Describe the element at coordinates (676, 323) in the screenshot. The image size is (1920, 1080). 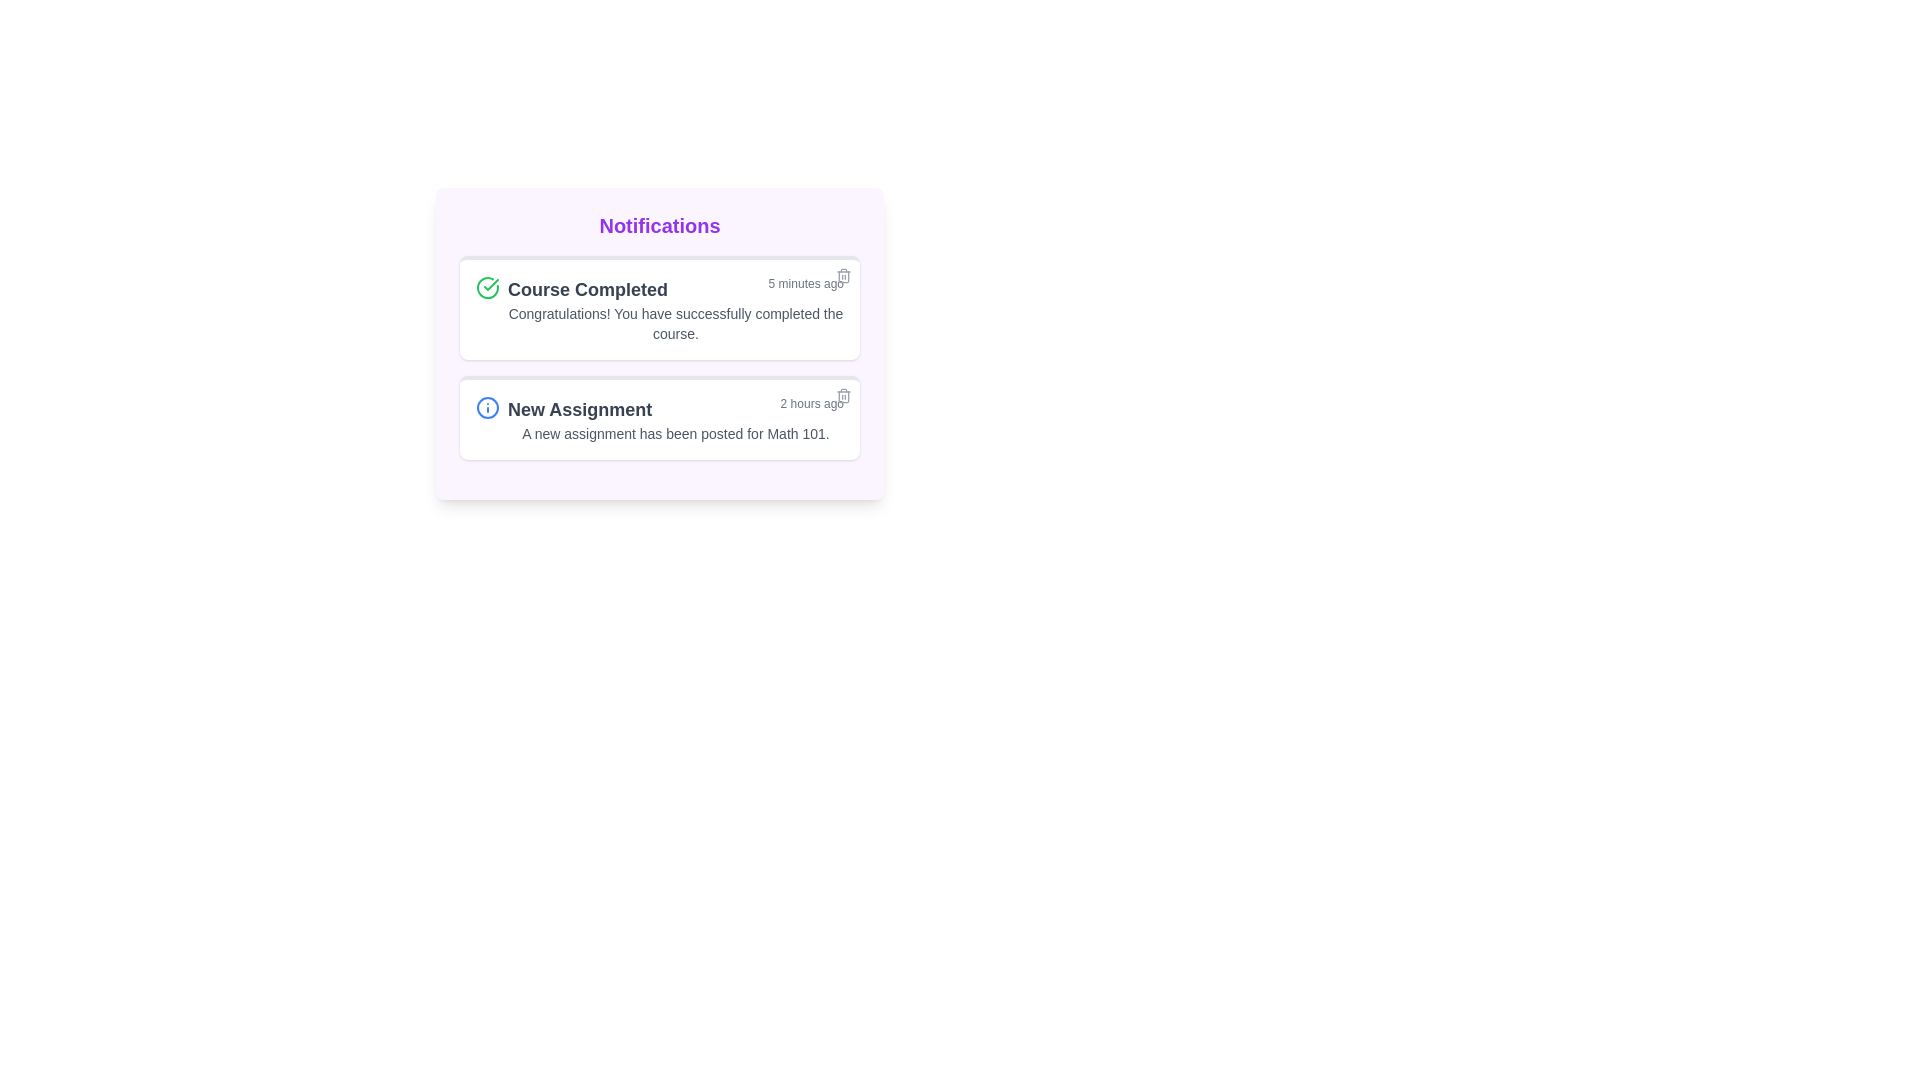
I see `message displayed in the textual notification line that says, 'Congratulations! You have successfully completed the course.'` at that location.